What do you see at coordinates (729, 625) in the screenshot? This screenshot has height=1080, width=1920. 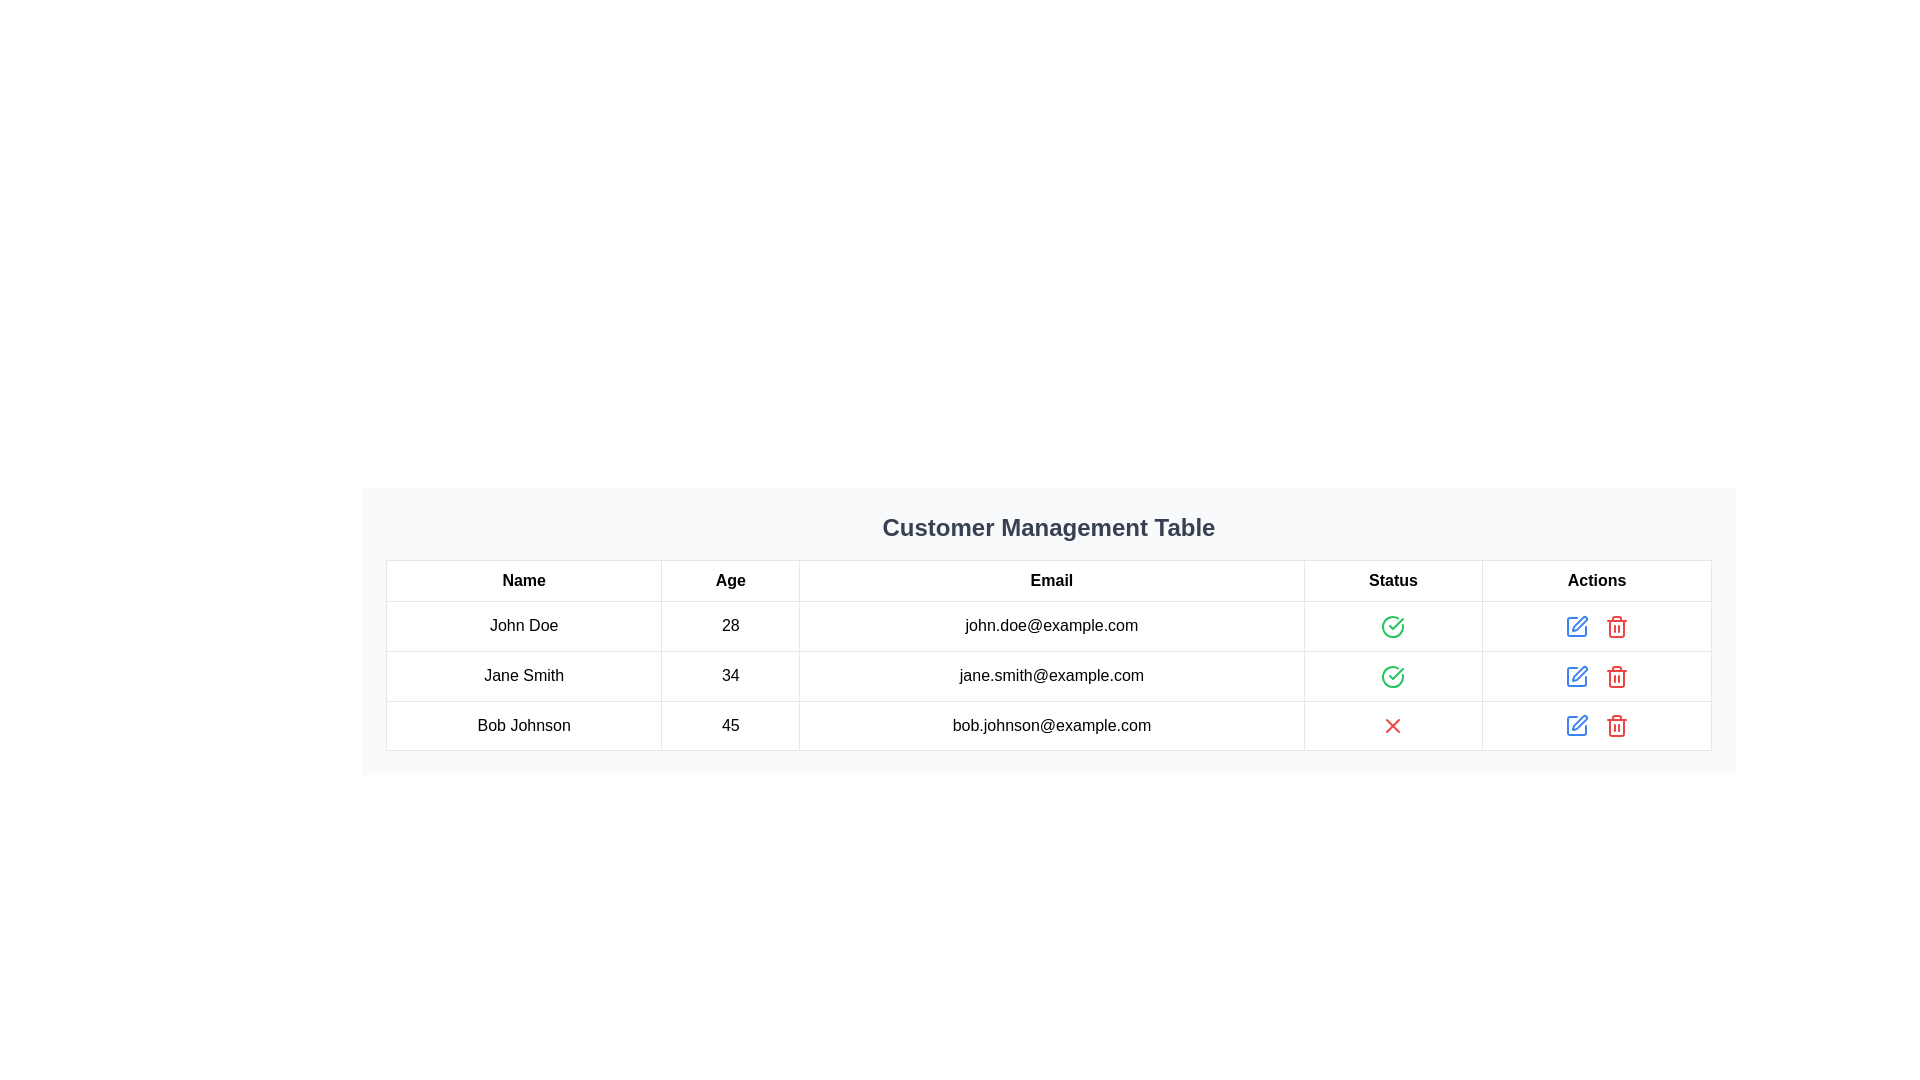 I see `the read-only text display cell showing the age of 'John Doe'` at bounding box center [729, 625].